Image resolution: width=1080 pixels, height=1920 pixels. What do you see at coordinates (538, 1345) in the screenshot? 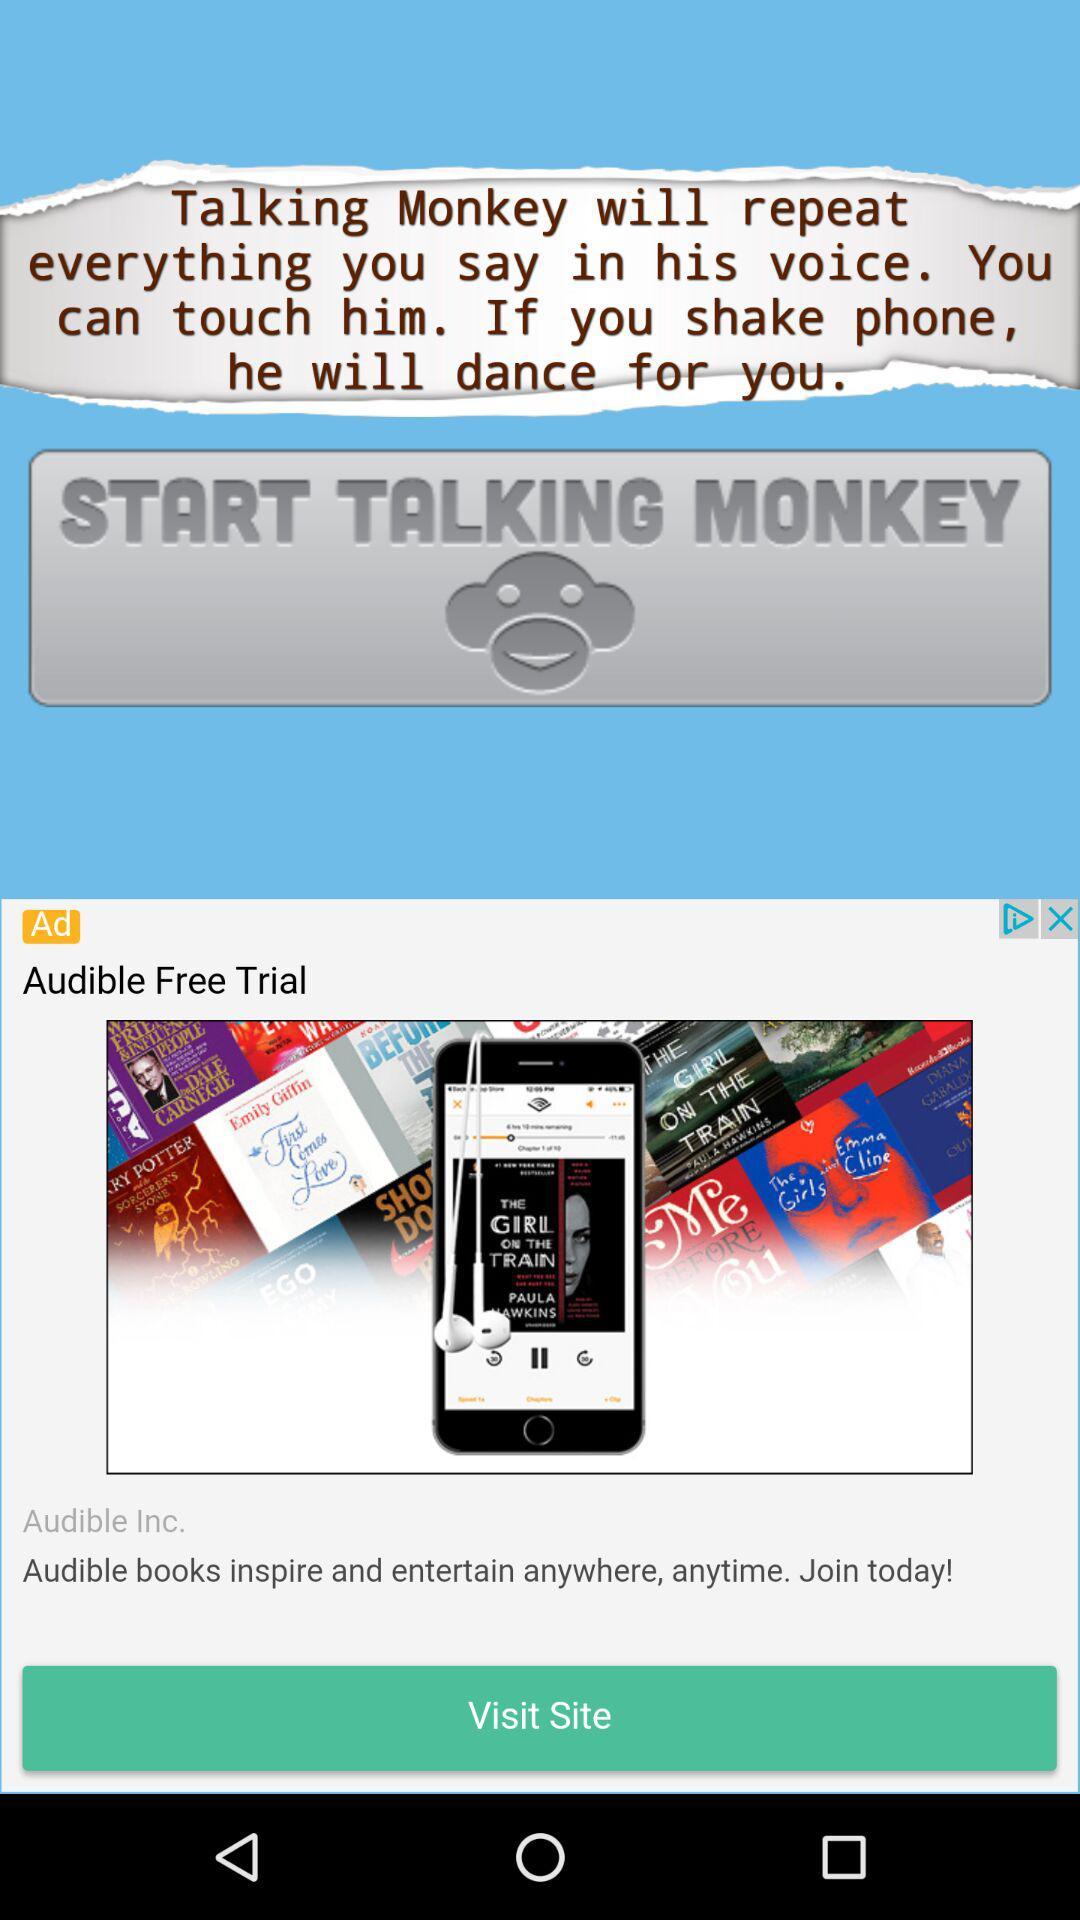
I see `advertisement page` at bounding box center [538, 1345].